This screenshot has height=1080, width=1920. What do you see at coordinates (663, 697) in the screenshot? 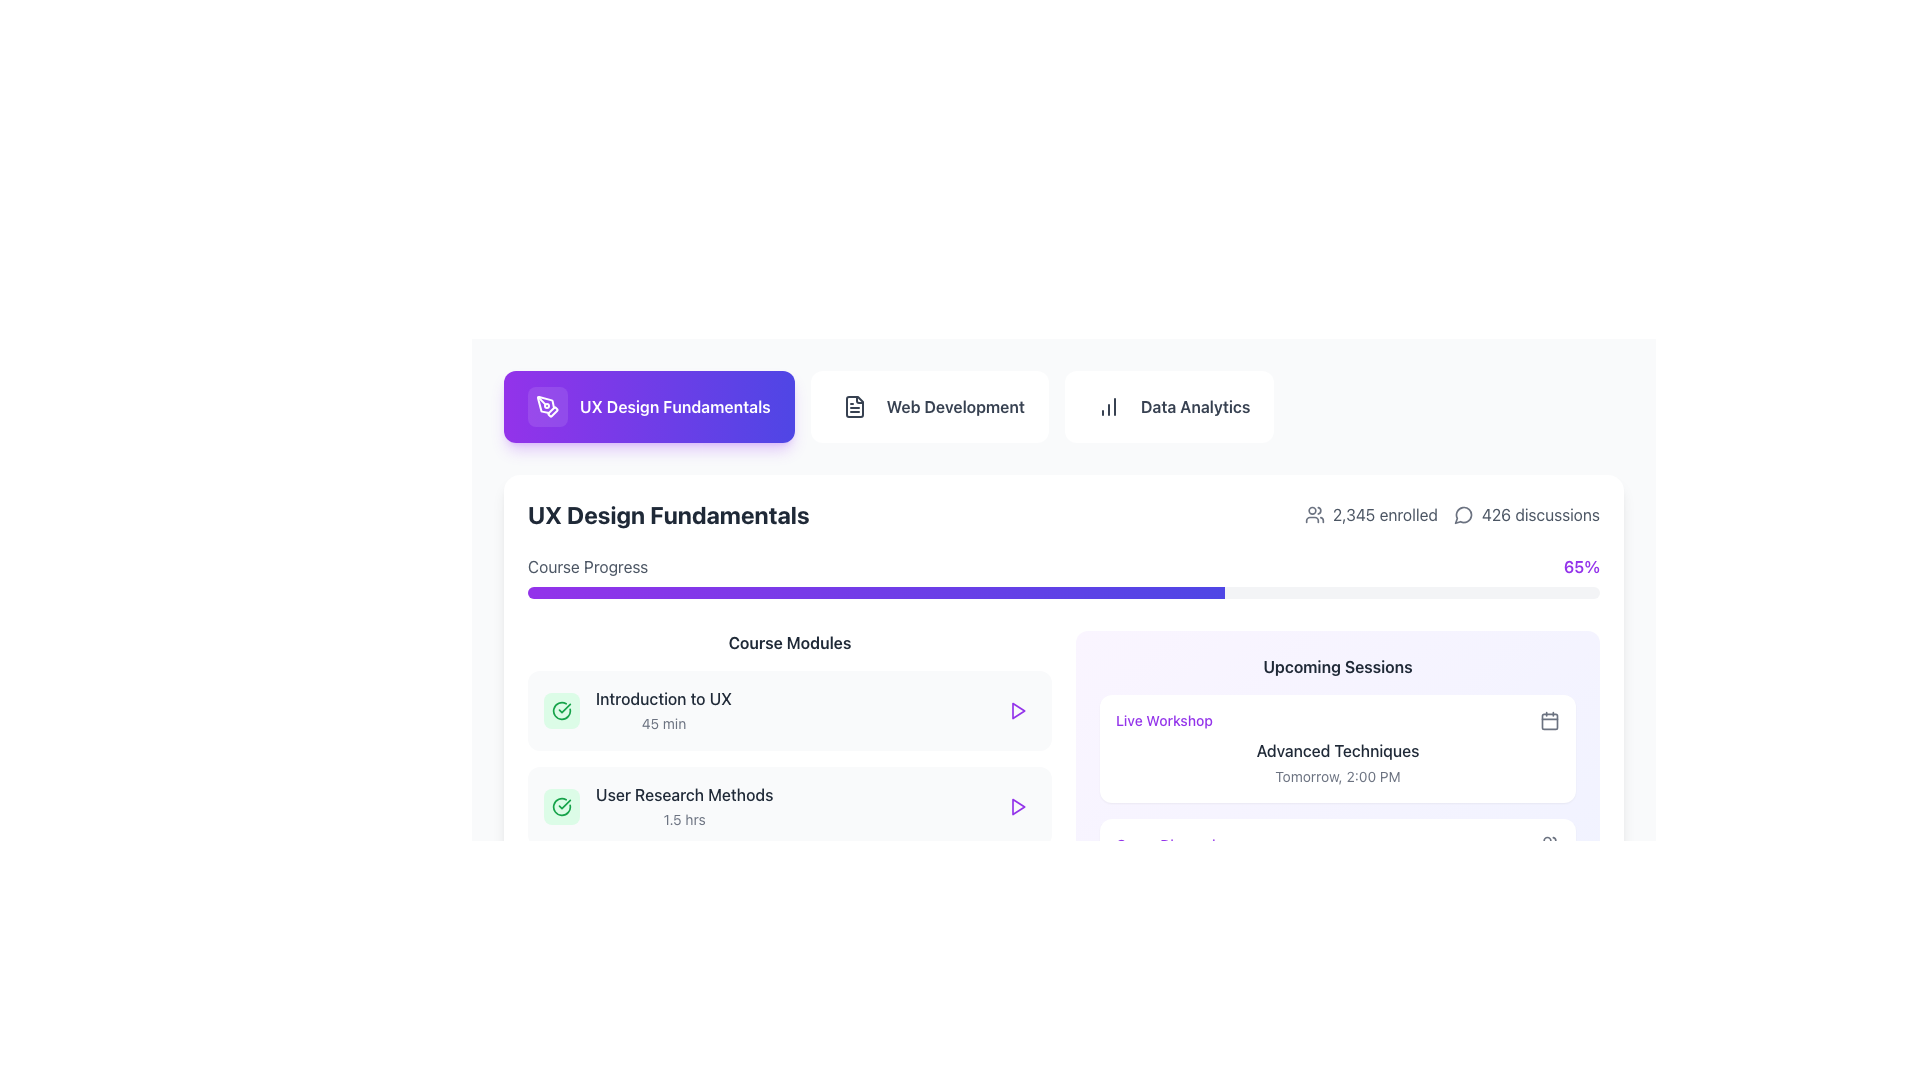
I see `the text label displaying 'Introduction to UX' located in the 'Course Modules' section under 'UX Design Fundamentals'` at bounding box center [663, 697].